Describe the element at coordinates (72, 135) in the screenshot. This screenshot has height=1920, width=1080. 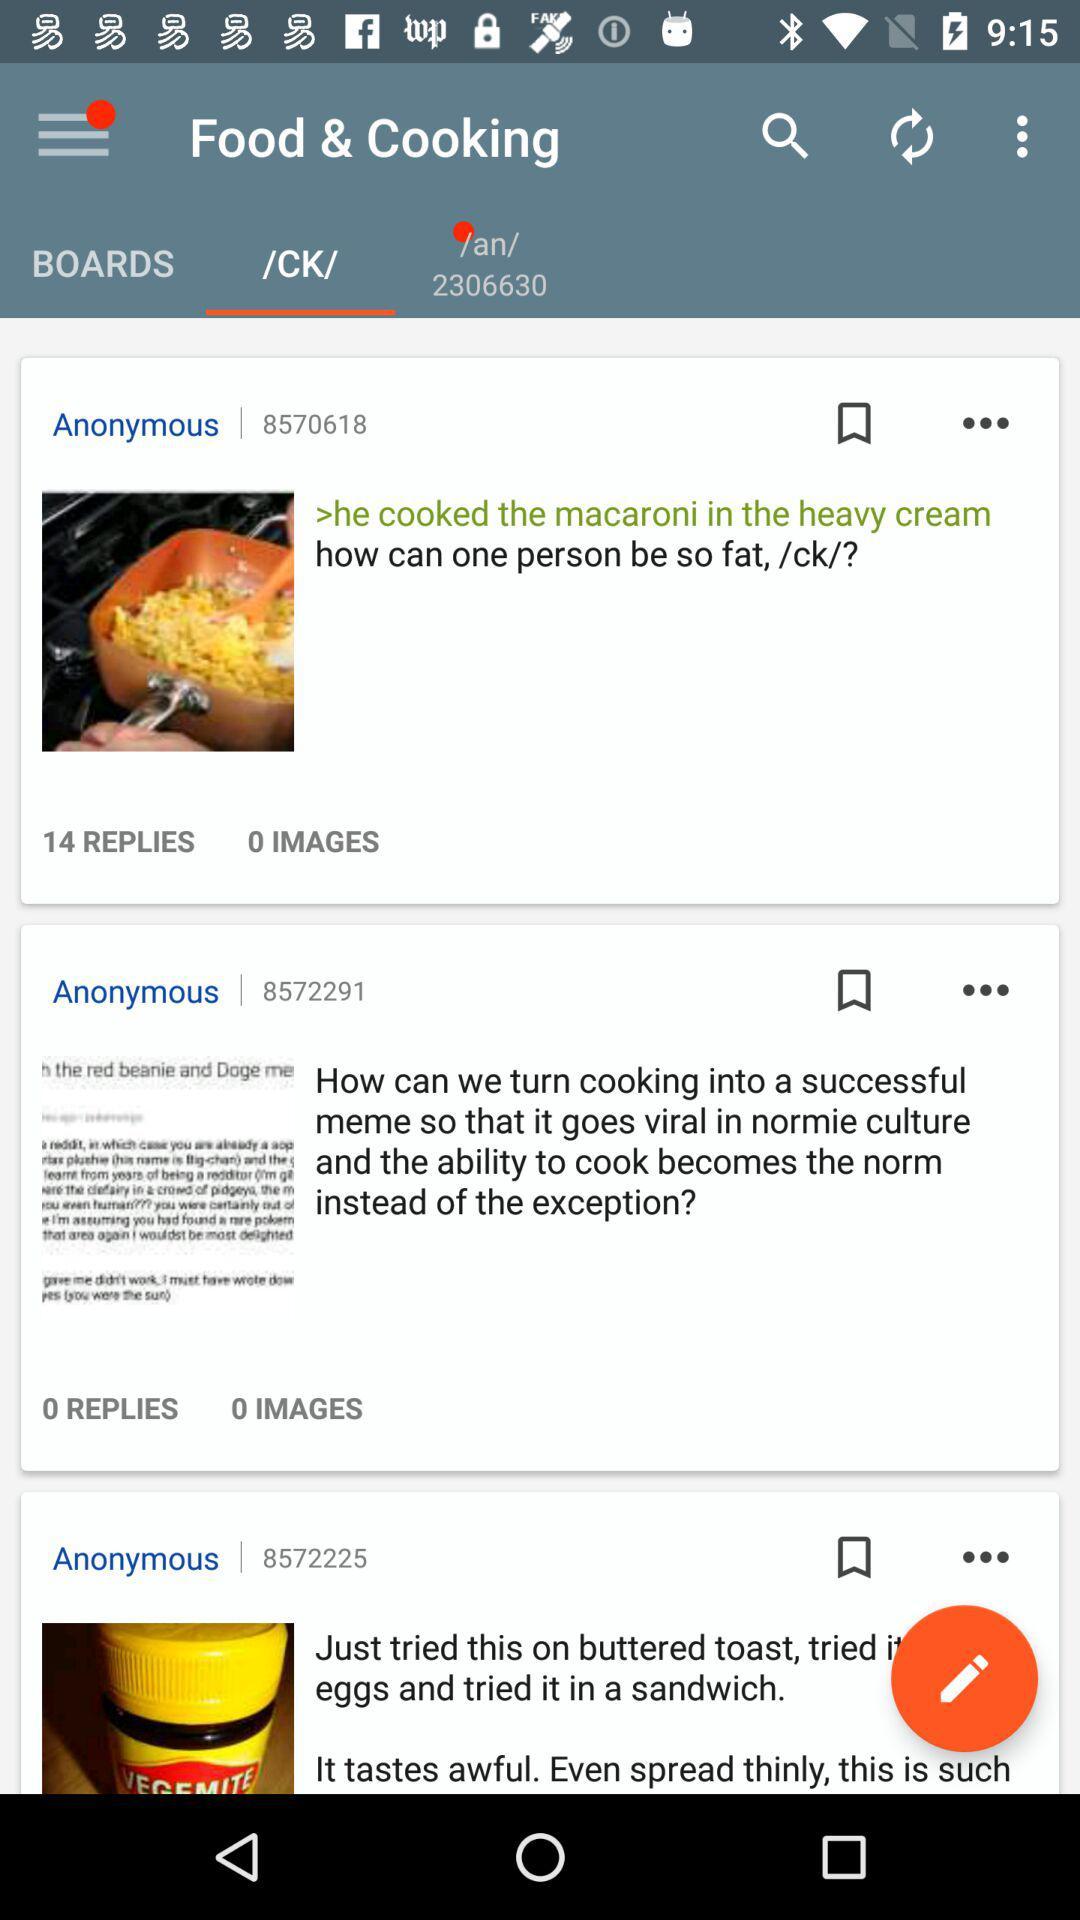
I see `access menu` at that location.